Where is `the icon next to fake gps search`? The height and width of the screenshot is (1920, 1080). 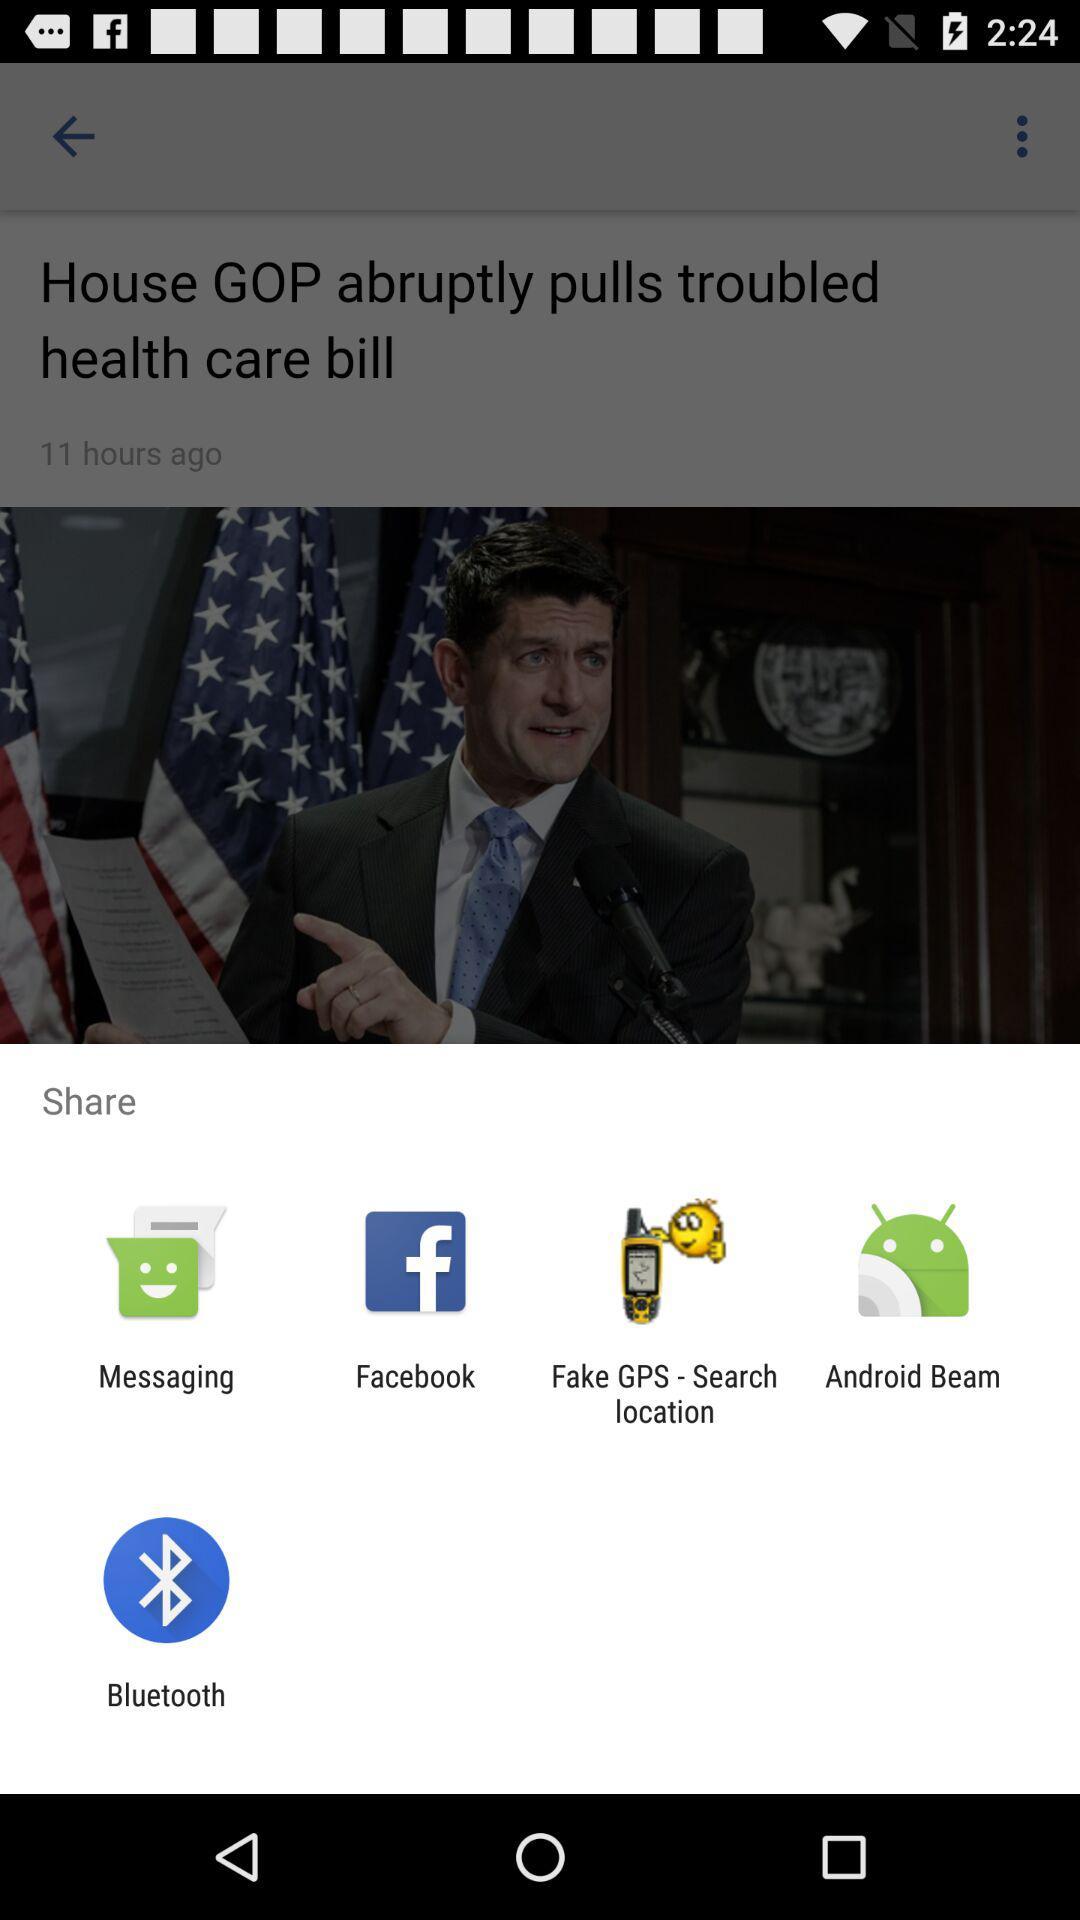 the icon next to fake gps search is located at coordinates (913, 1392).